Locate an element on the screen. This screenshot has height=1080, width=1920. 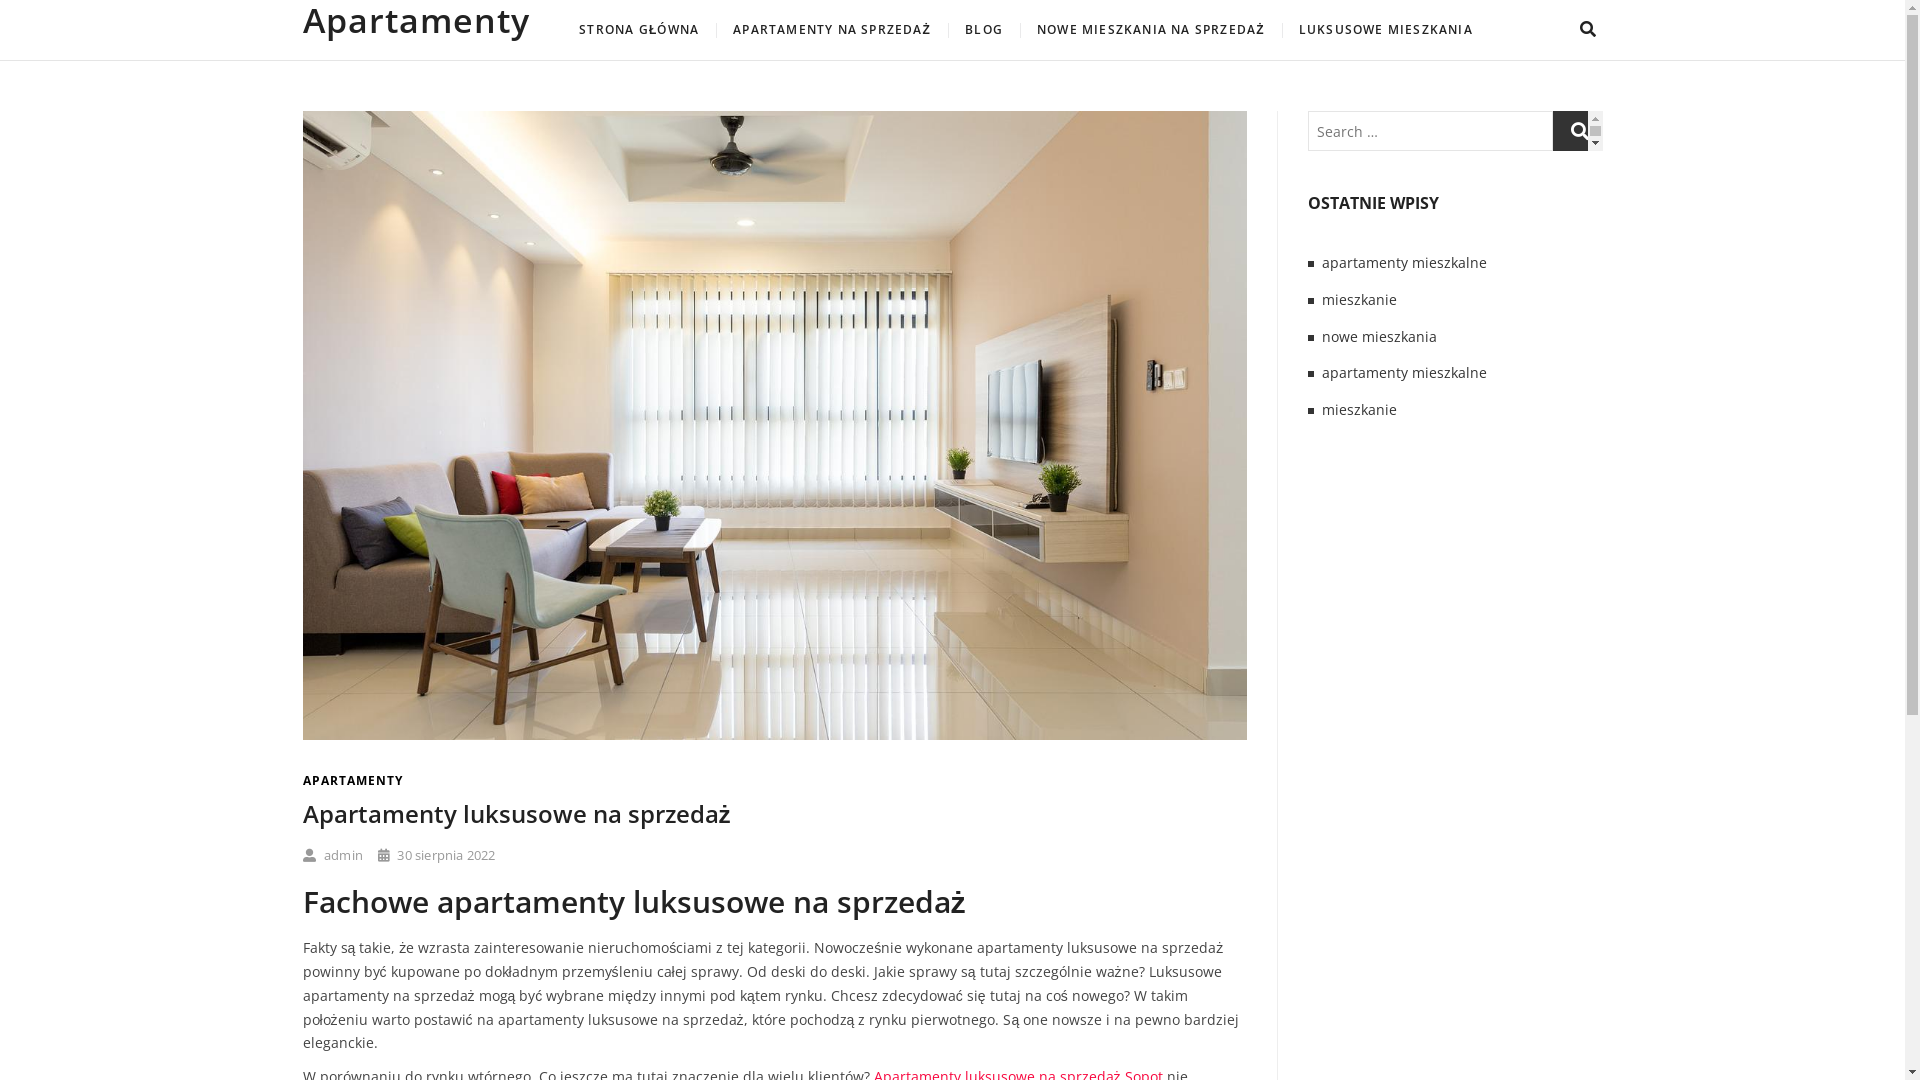
'apartamenty mieszkalne' is located at coordinates (1403, 372).